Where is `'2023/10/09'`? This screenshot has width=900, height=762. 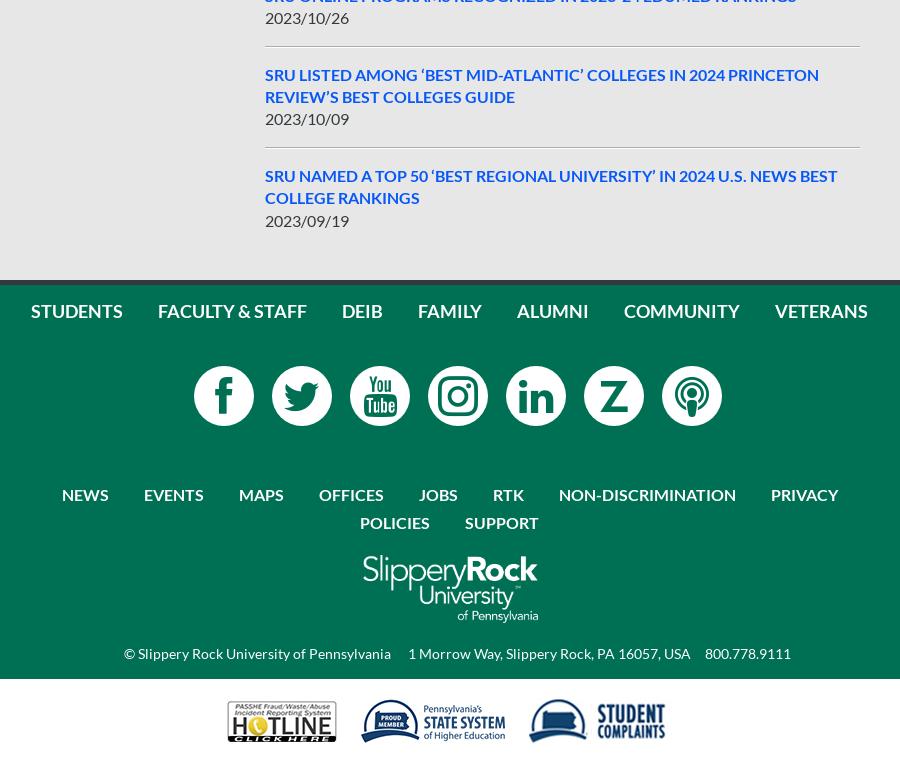 '2023/10/09' is located at coordinates (305, 118).